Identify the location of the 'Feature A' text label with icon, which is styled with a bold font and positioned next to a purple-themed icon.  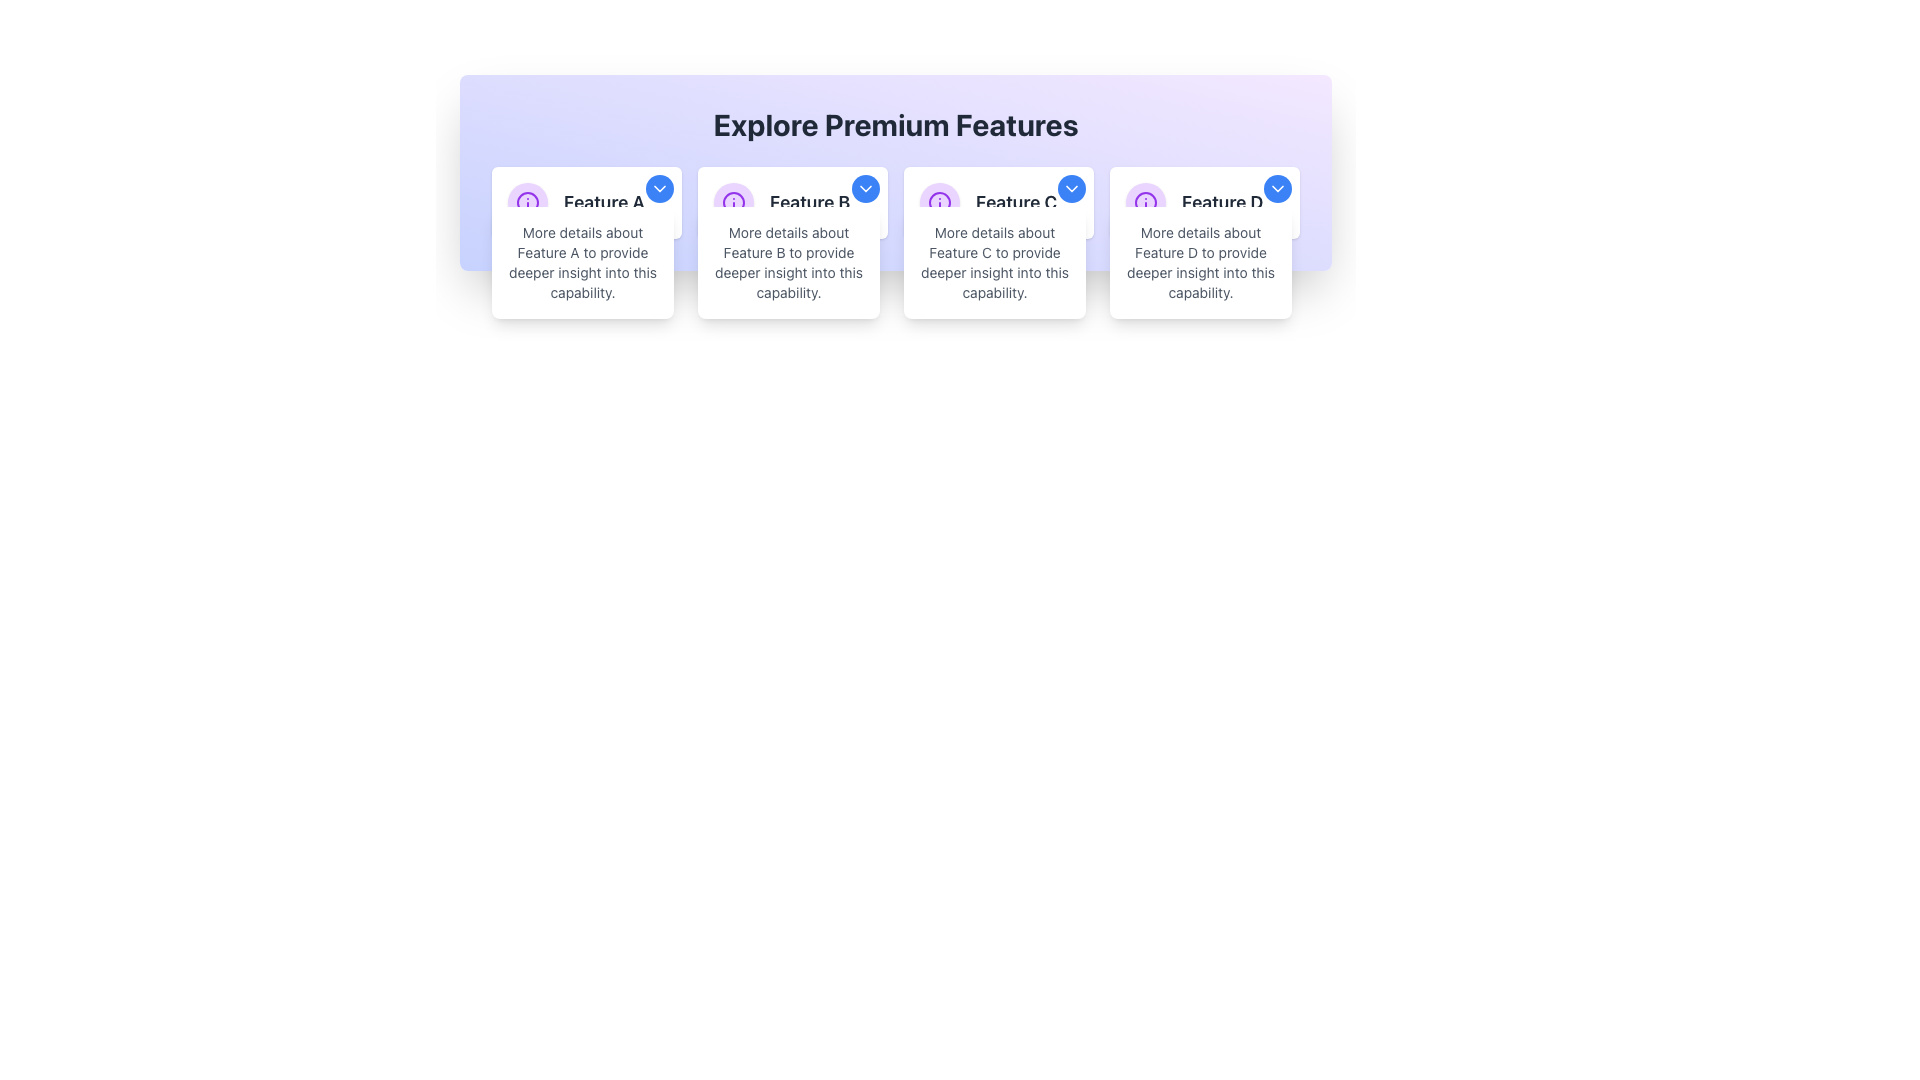
(585, 203).